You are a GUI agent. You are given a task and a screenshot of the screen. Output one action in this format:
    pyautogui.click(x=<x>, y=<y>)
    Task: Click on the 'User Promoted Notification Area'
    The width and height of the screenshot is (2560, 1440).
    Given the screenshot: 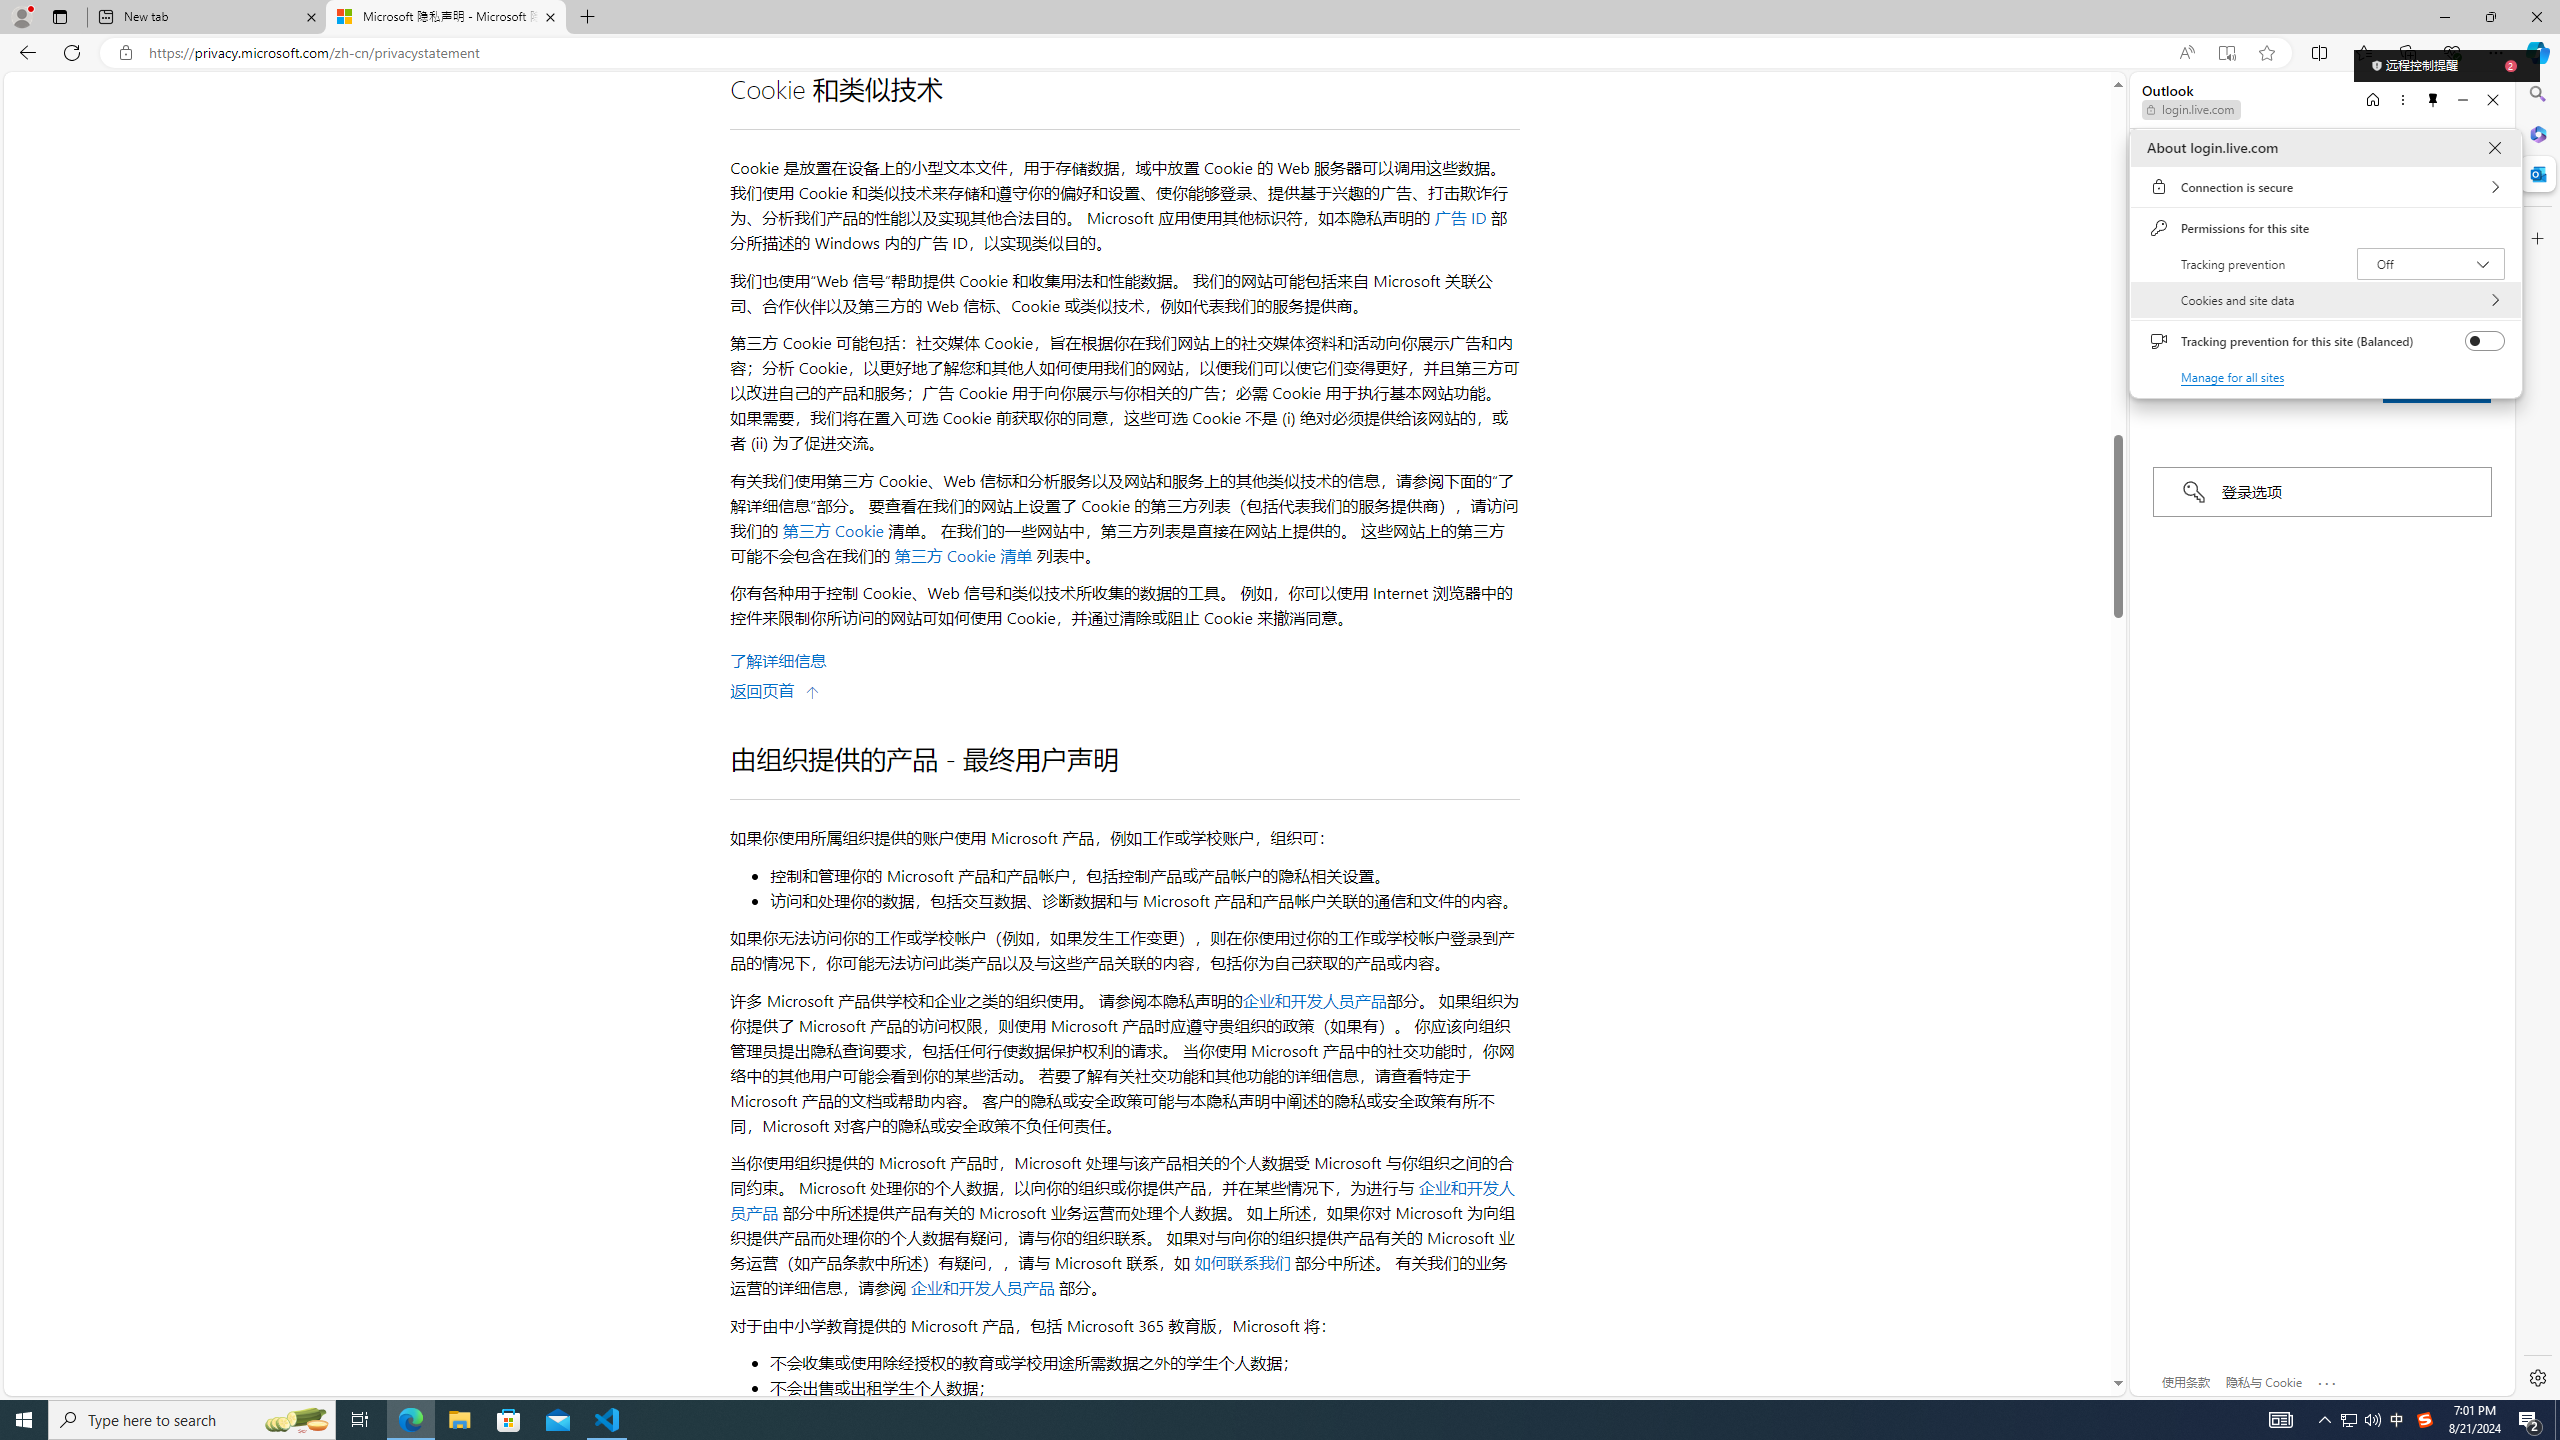 What is the action you would take?
    pyautogui.click(x=2360, y=1418)
    